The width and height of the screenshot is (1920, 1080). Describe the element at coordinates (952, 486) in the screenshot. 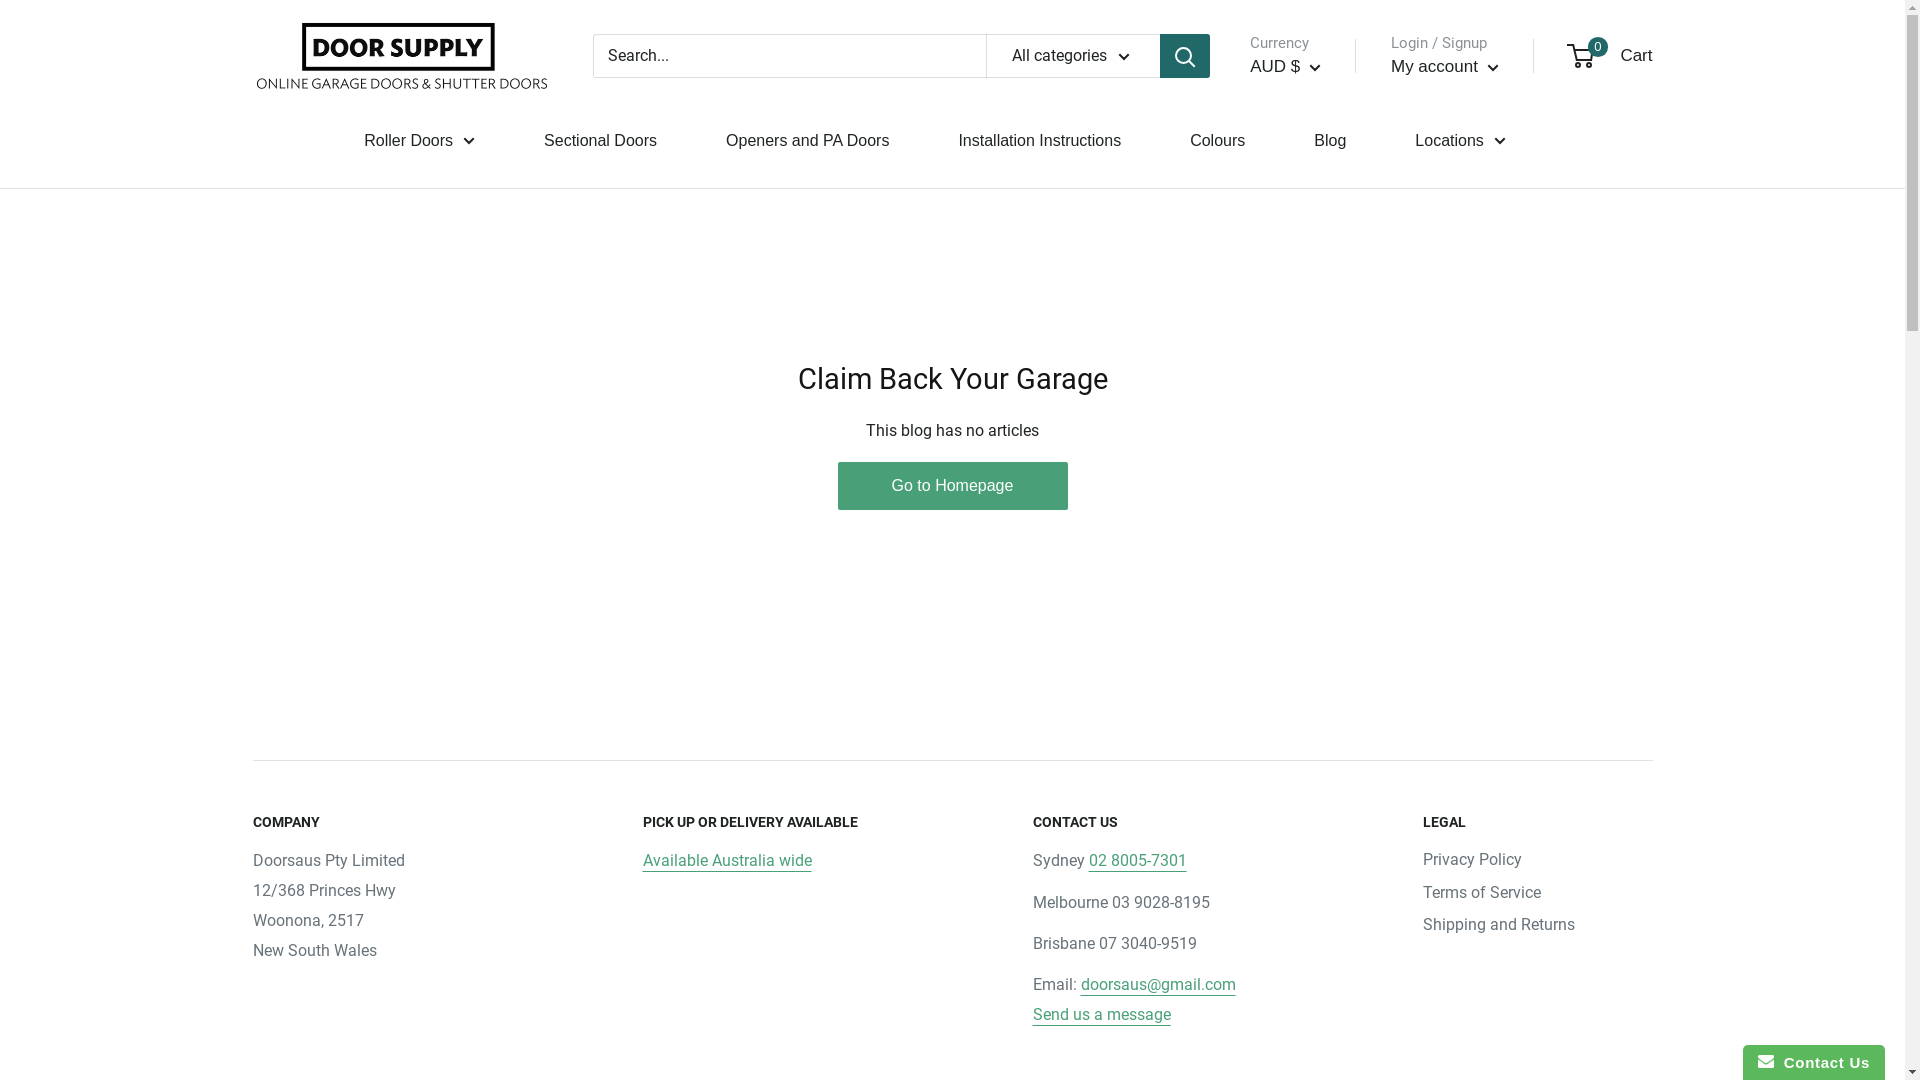

I see `'Go to Homepage'` at that location.